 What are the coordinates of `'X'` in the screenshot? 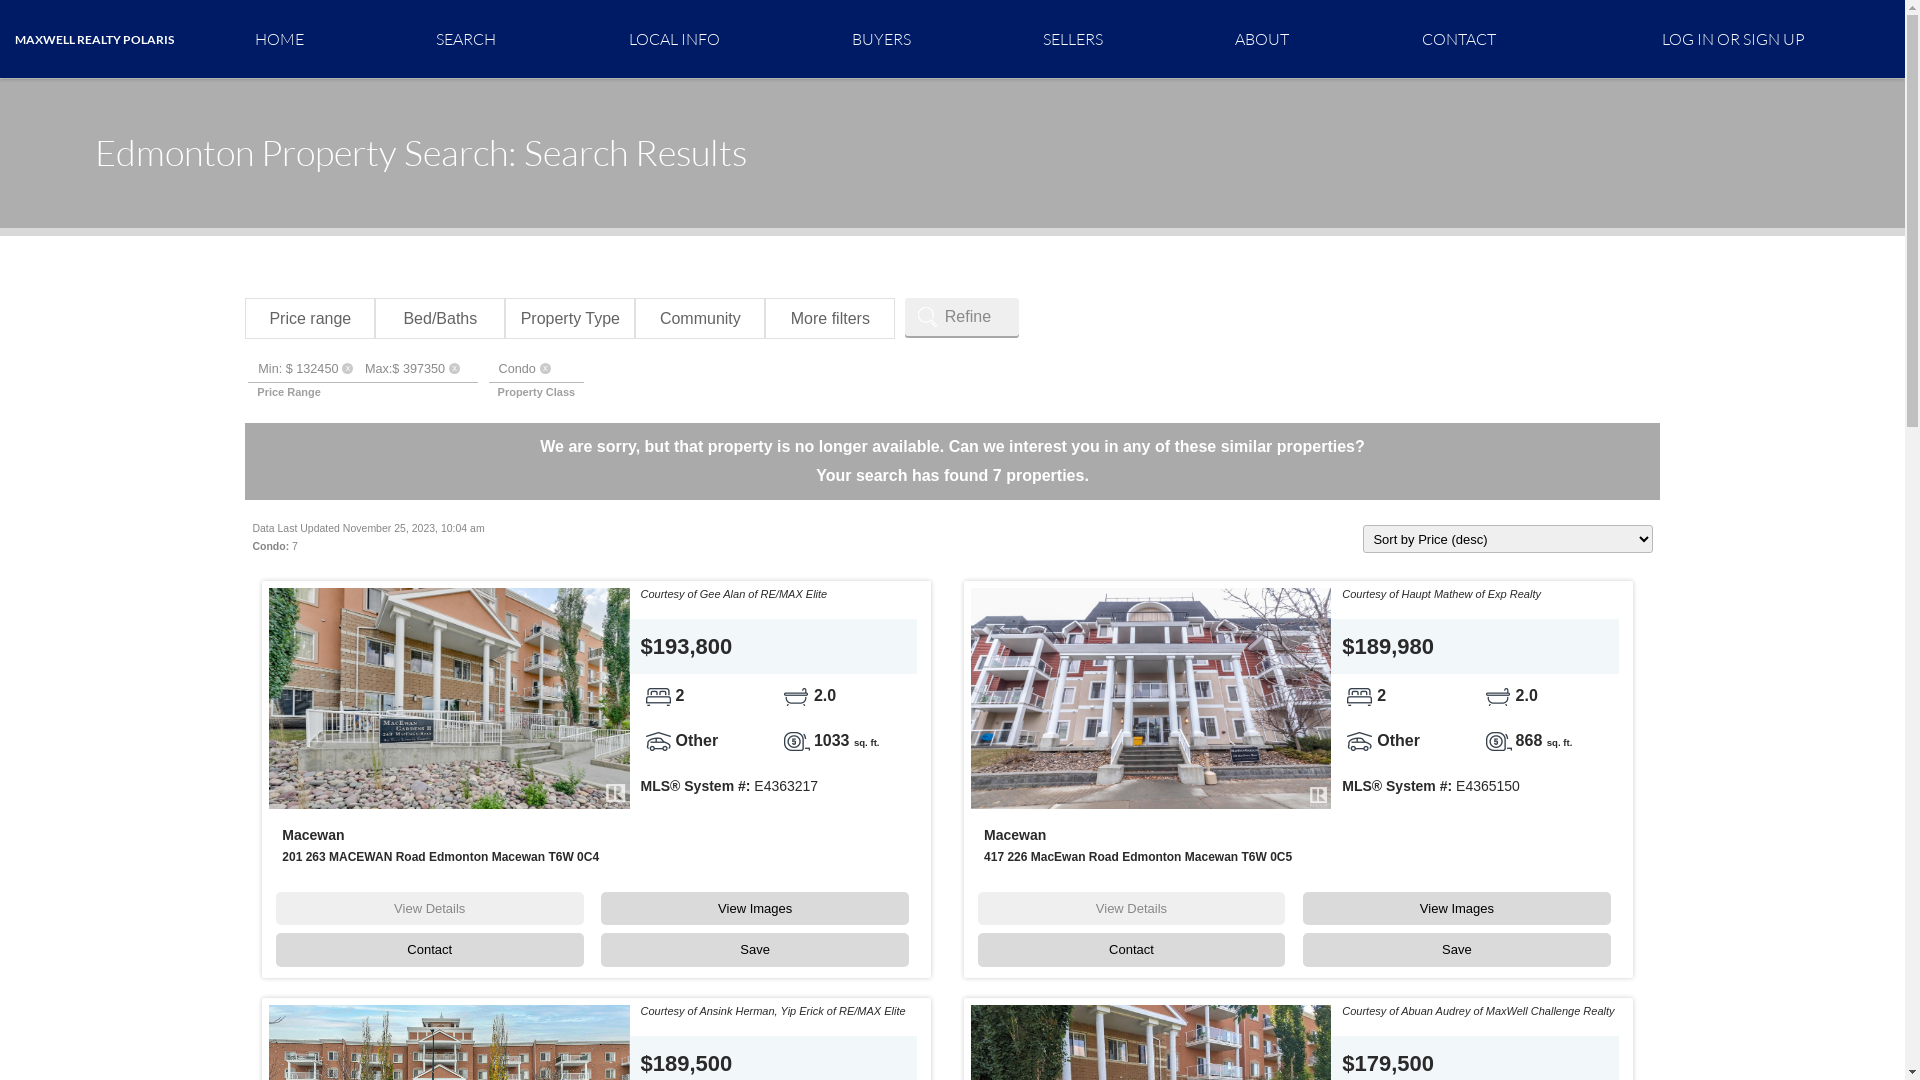 It's located at (545, 368).